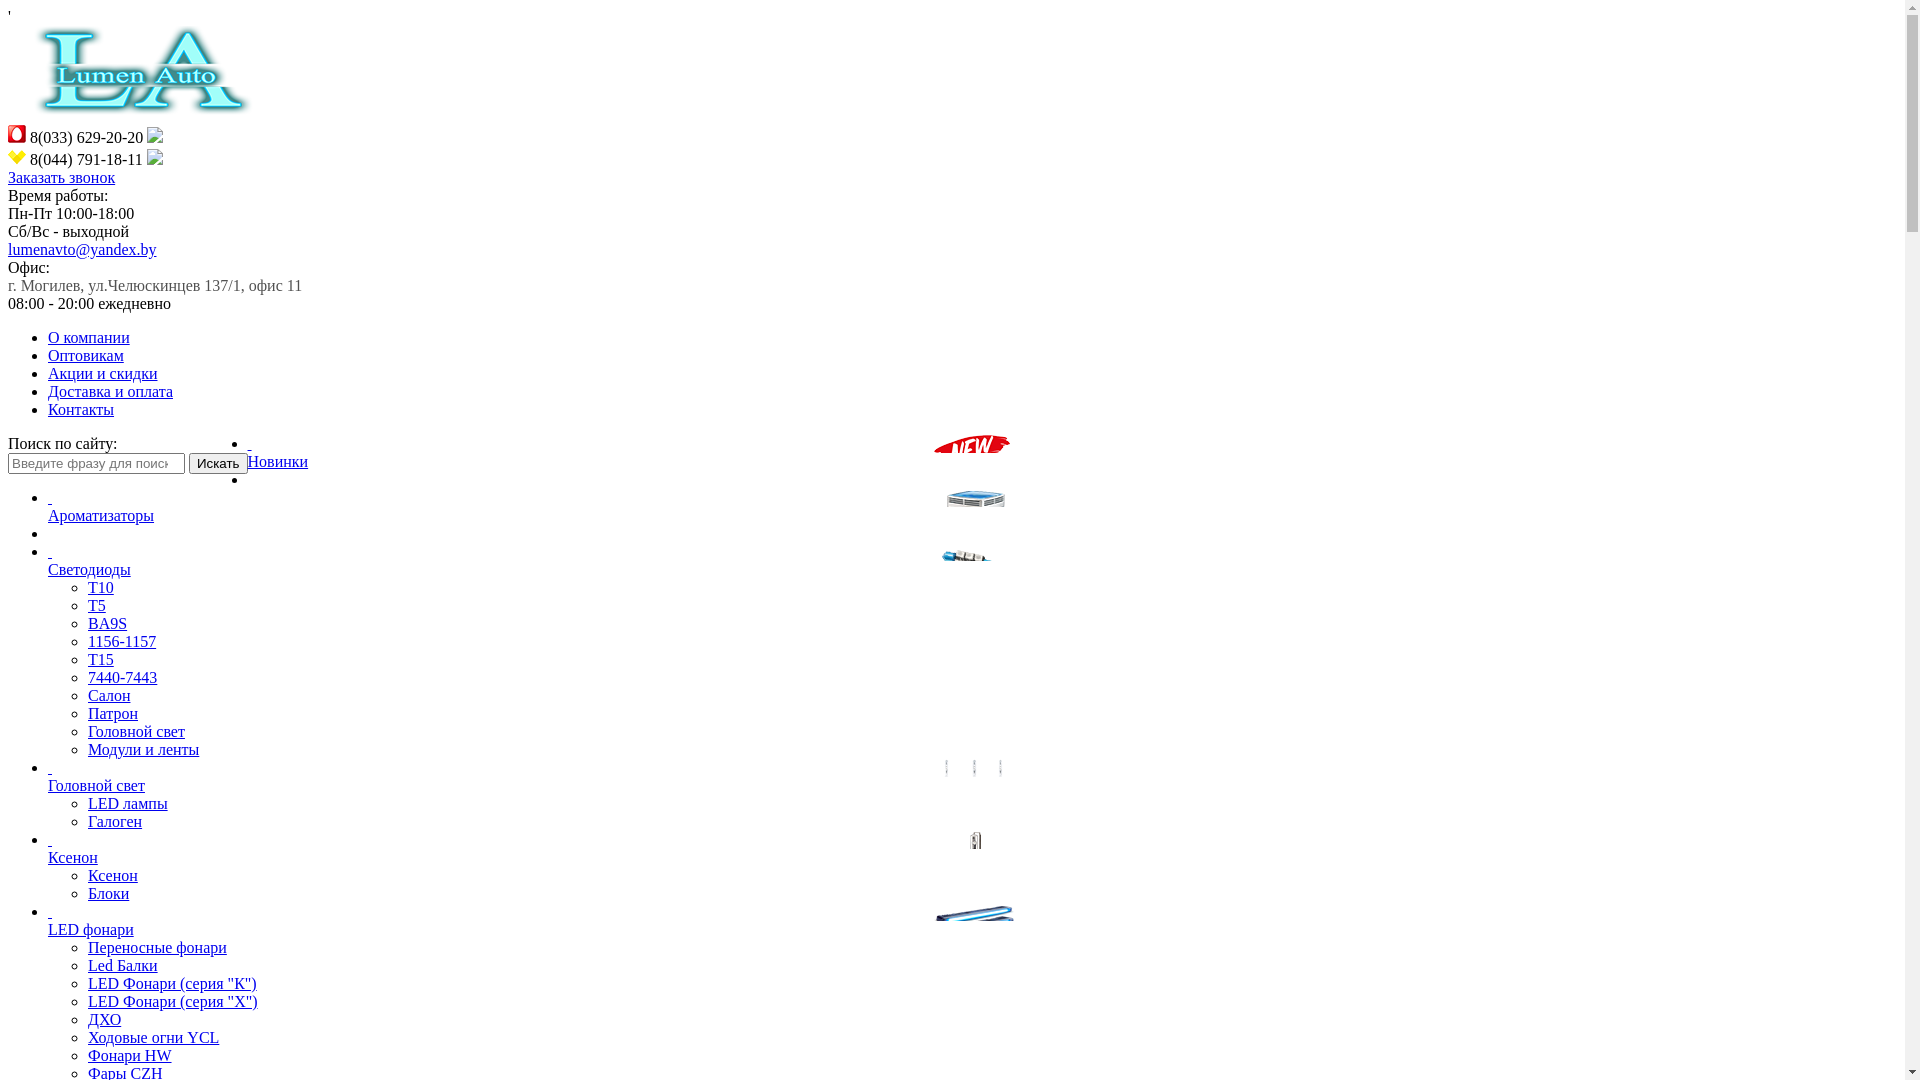 This screenshot has height=1080, width=1920. I want to click on 'T10', so click(99, 586).